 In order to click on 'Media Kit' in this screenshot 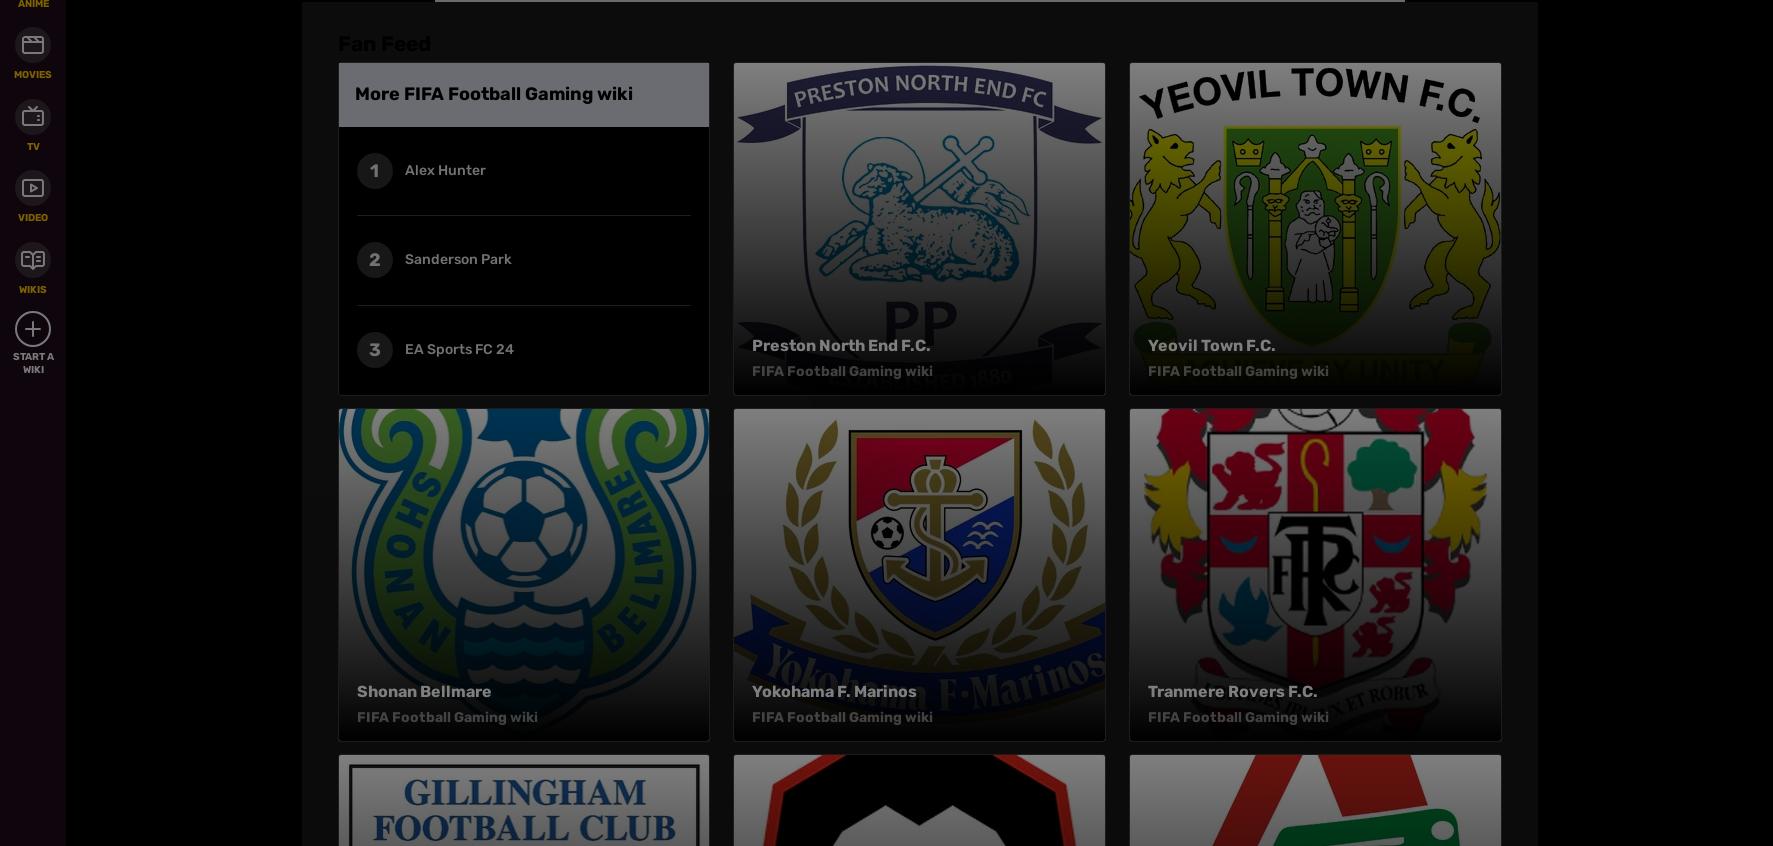, I will do `click(929, 159)`.